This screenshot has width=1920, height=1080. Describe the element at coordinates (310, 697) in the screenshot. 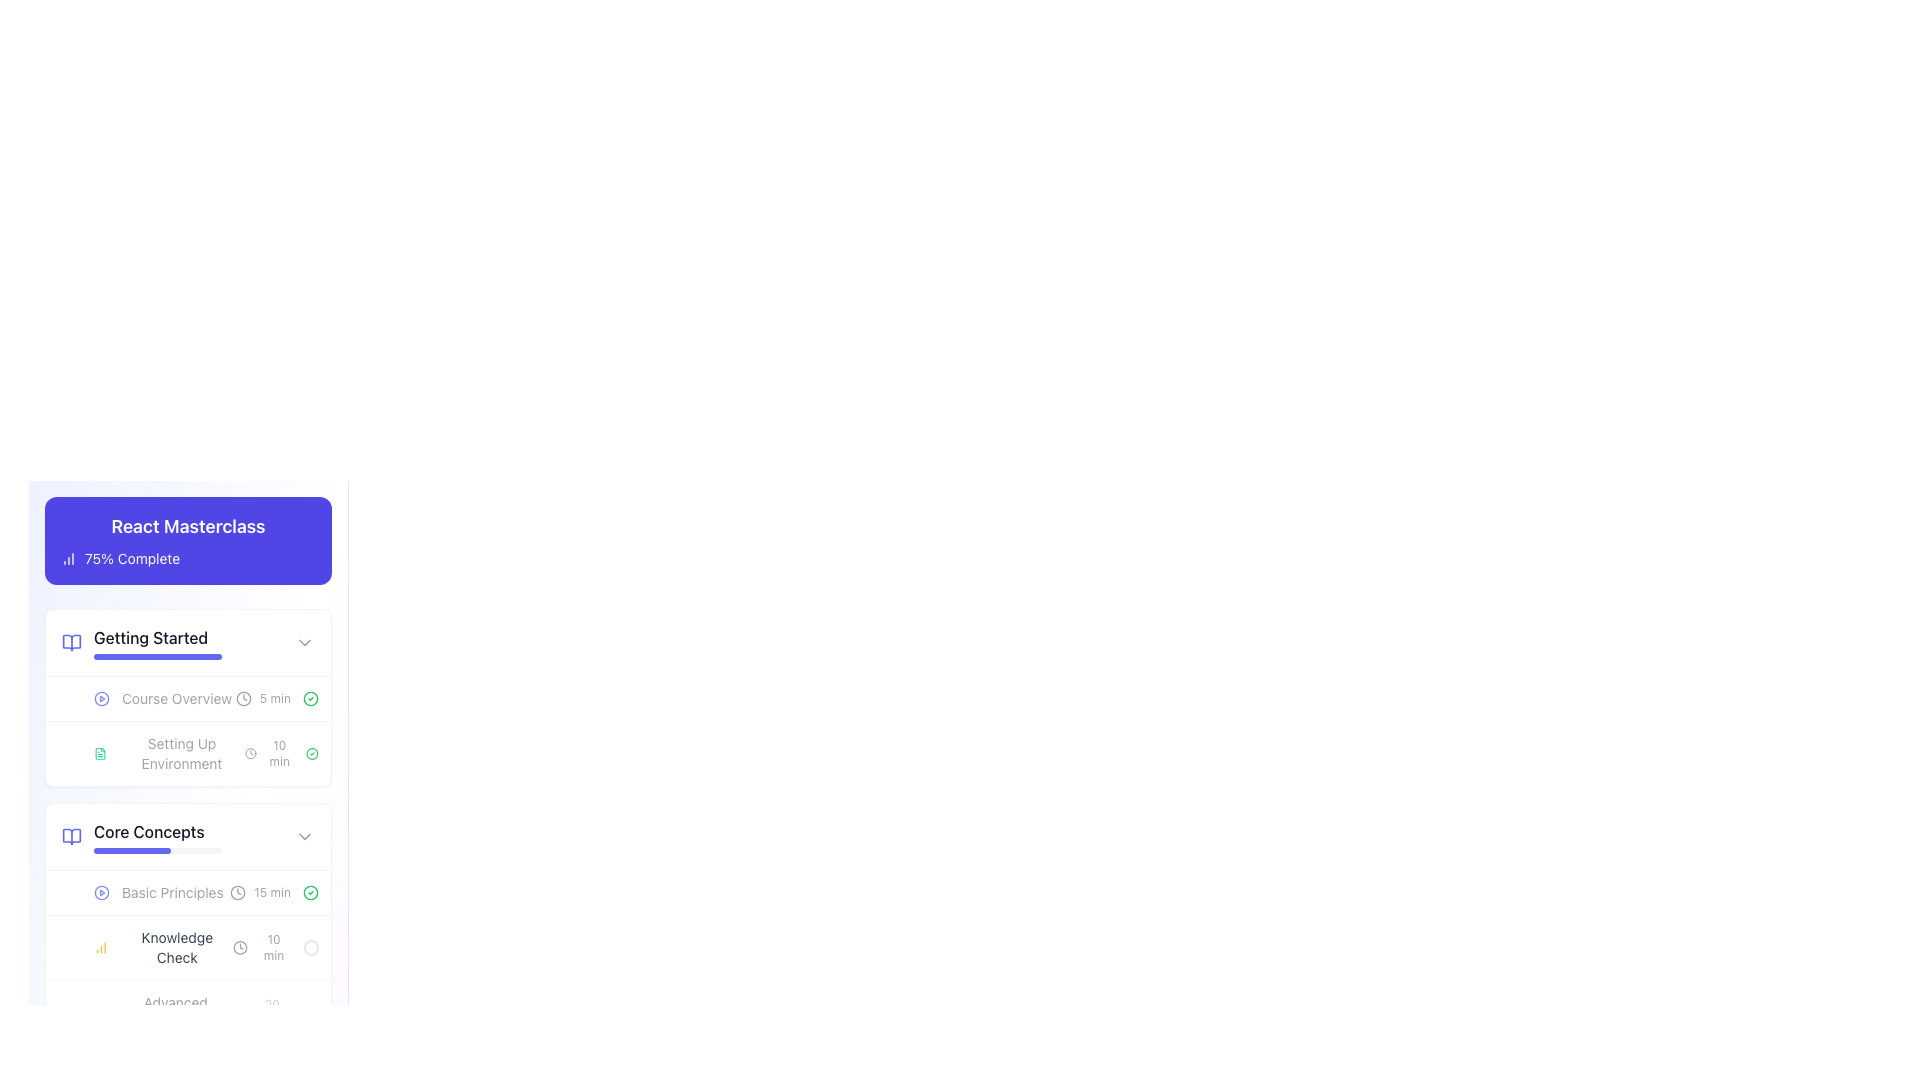

I see `the status of the checkmark icon located next to the '5 min' text in the 'Getting Started' section of the Course Overview` at that location.